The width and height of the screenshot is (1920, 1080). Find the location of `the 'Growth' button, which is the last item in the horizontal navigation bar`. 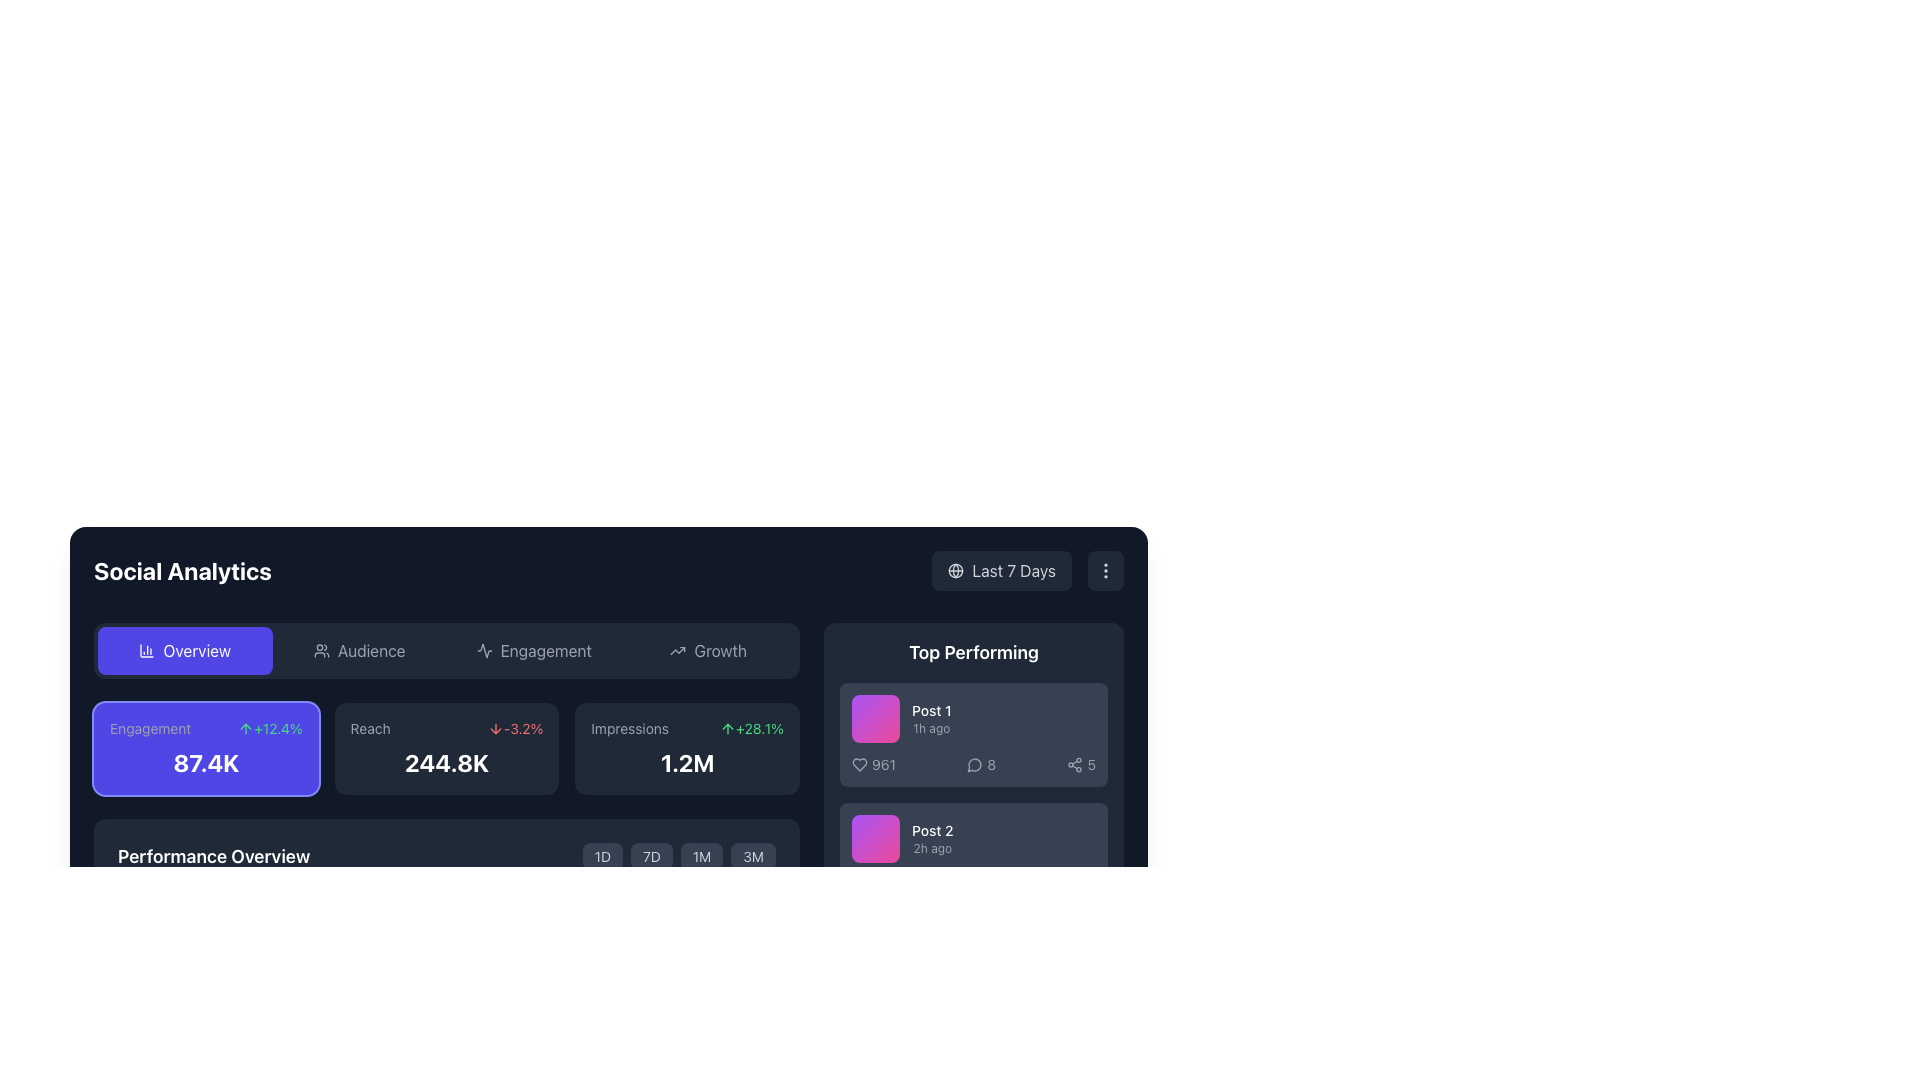

the 'Growth' button, which is the last item in the horizontal navigation bar is located at coordinates (708, 651).